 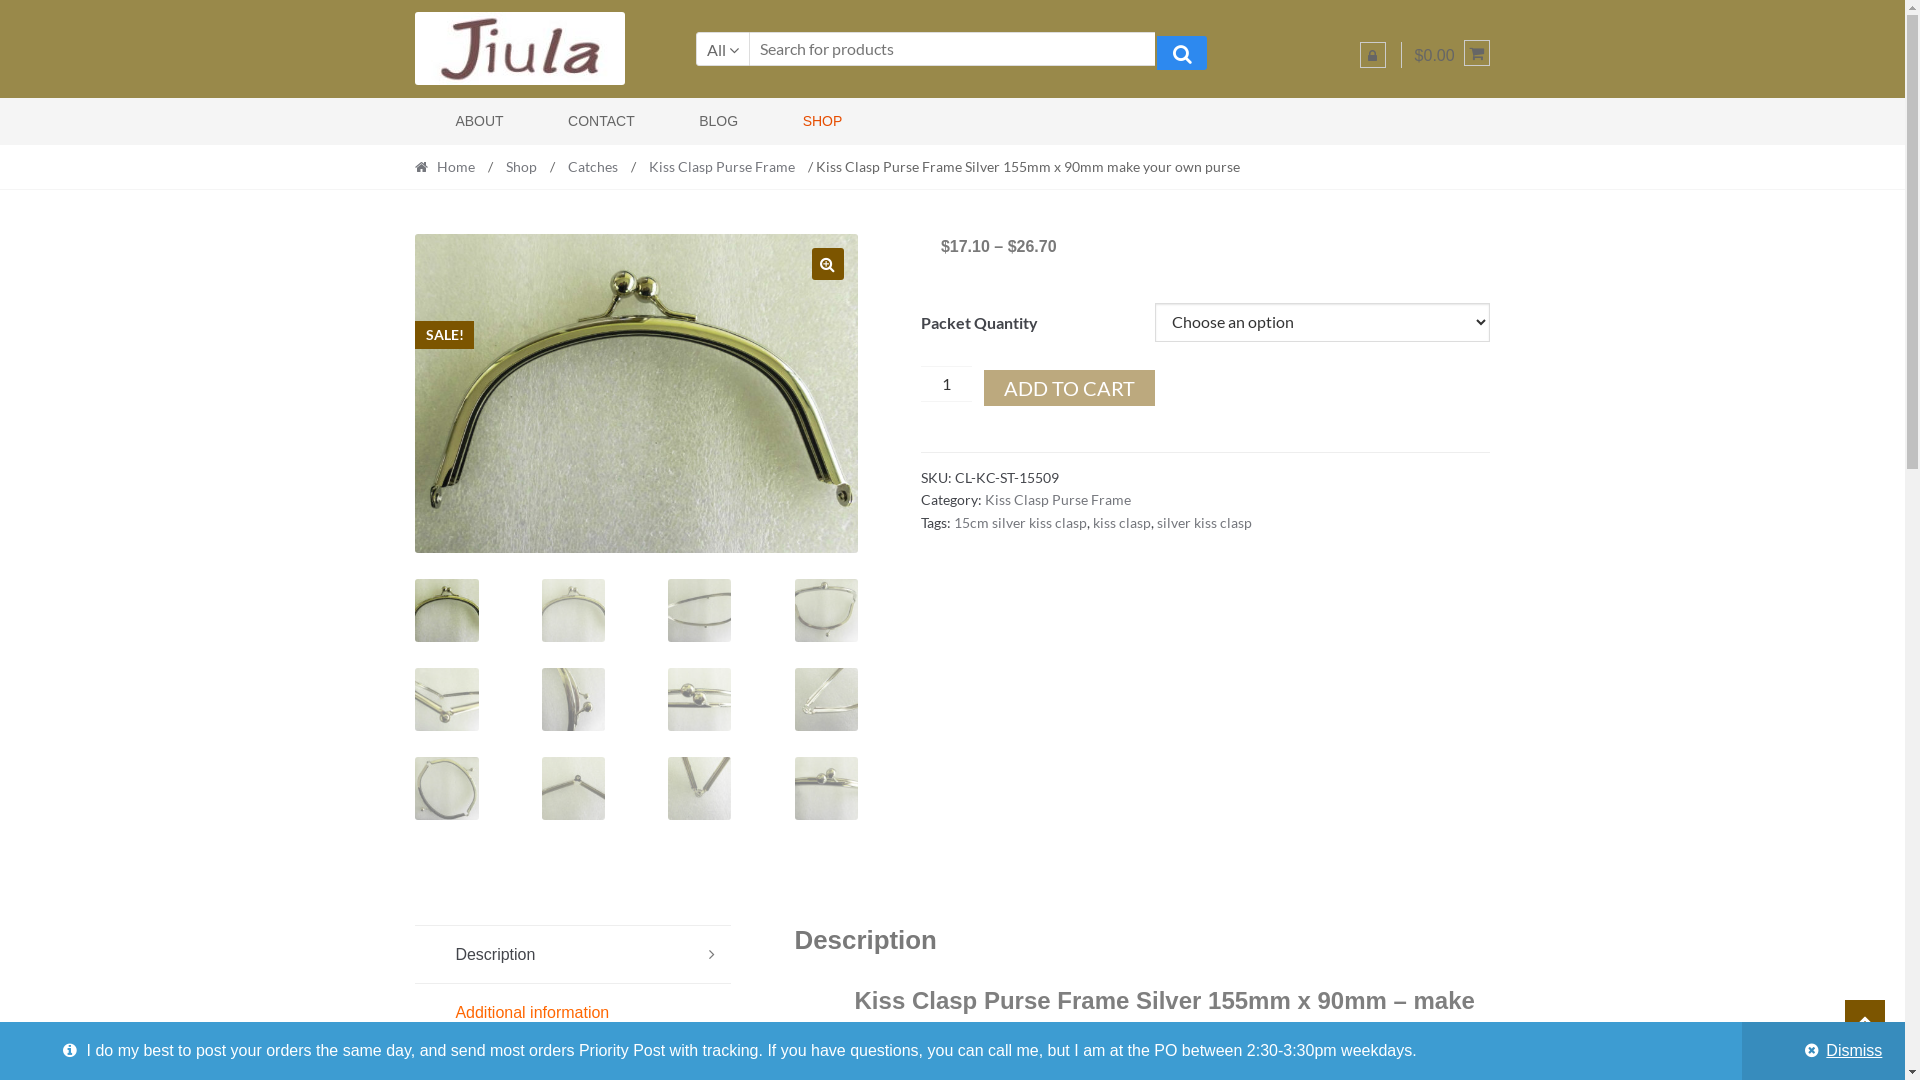 What do you see at coordinates (801, 121) in the screenshot?
I see `'SHOP'` at bounding box center [801, 121].